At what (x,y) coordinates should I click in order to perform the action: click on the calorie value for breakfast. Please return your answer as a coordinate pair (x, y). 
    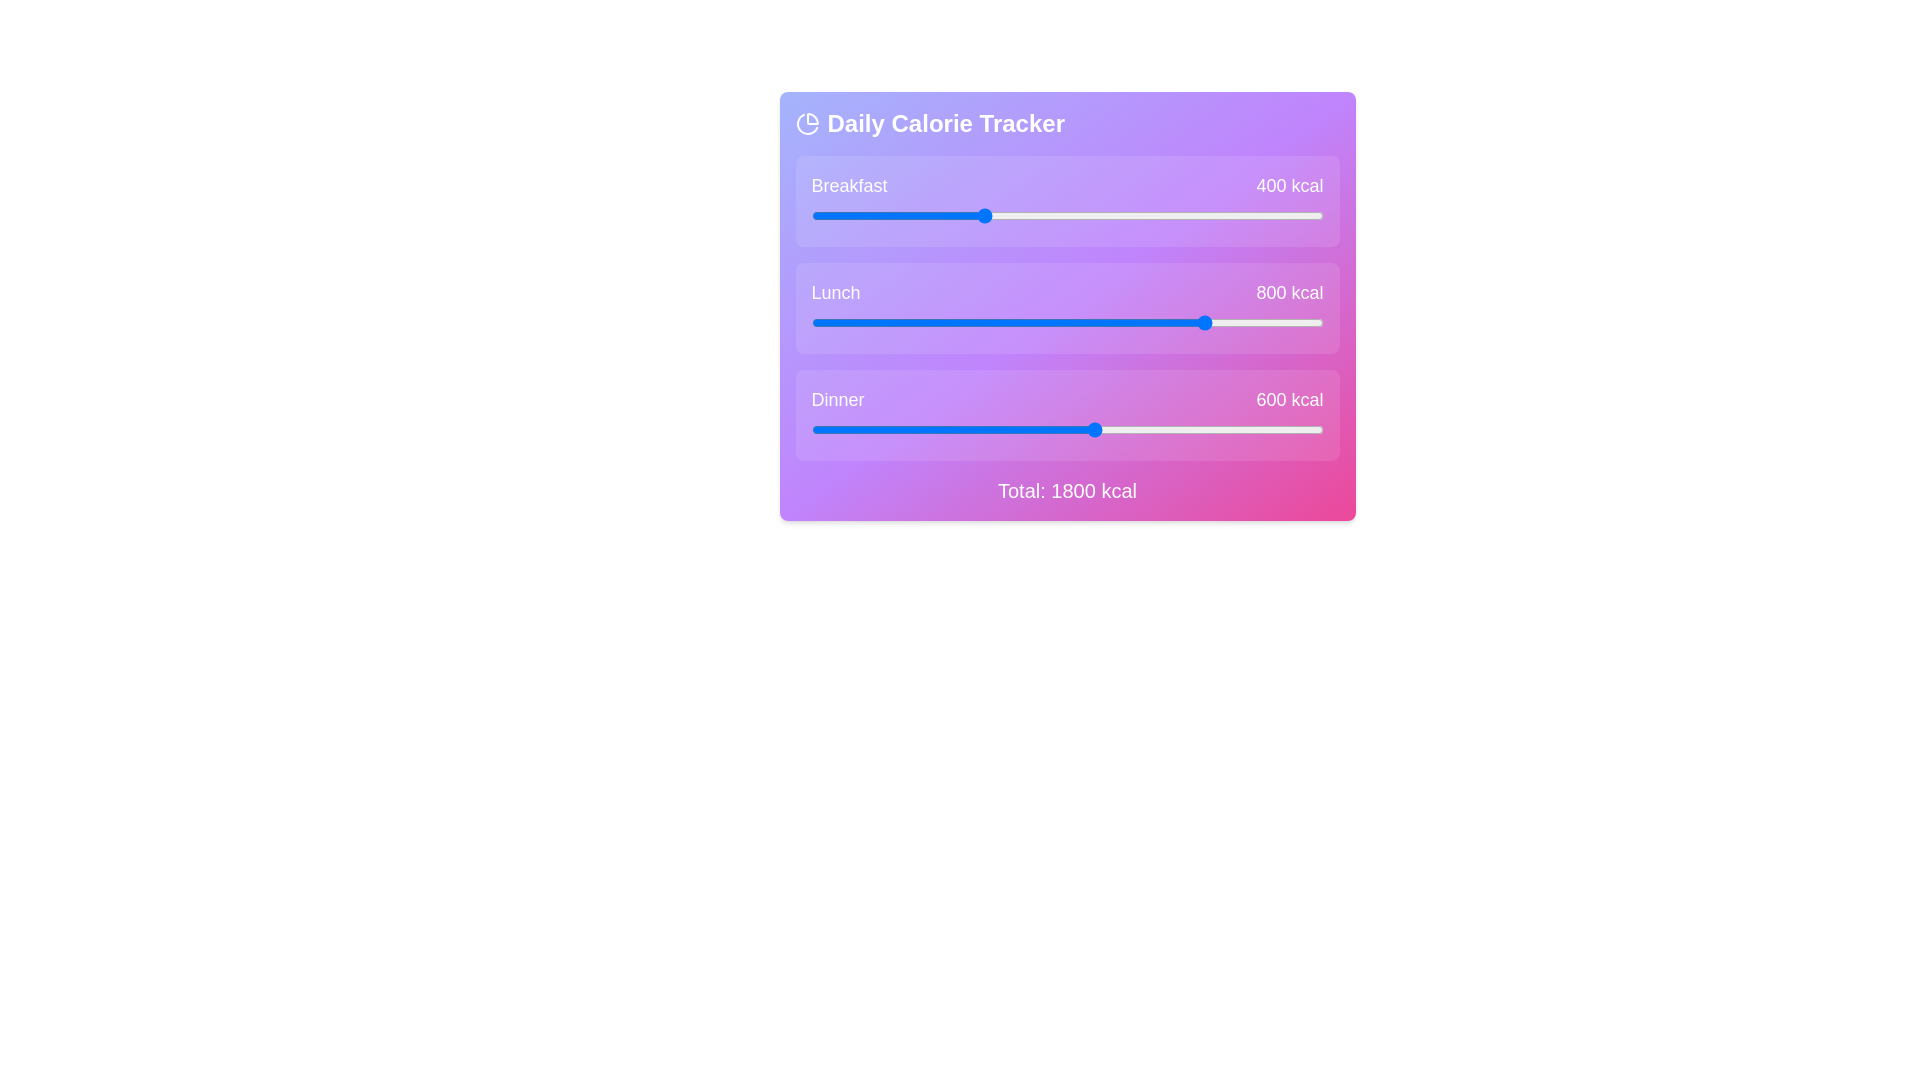
    Looking at the image, I should click on (1012, 216).